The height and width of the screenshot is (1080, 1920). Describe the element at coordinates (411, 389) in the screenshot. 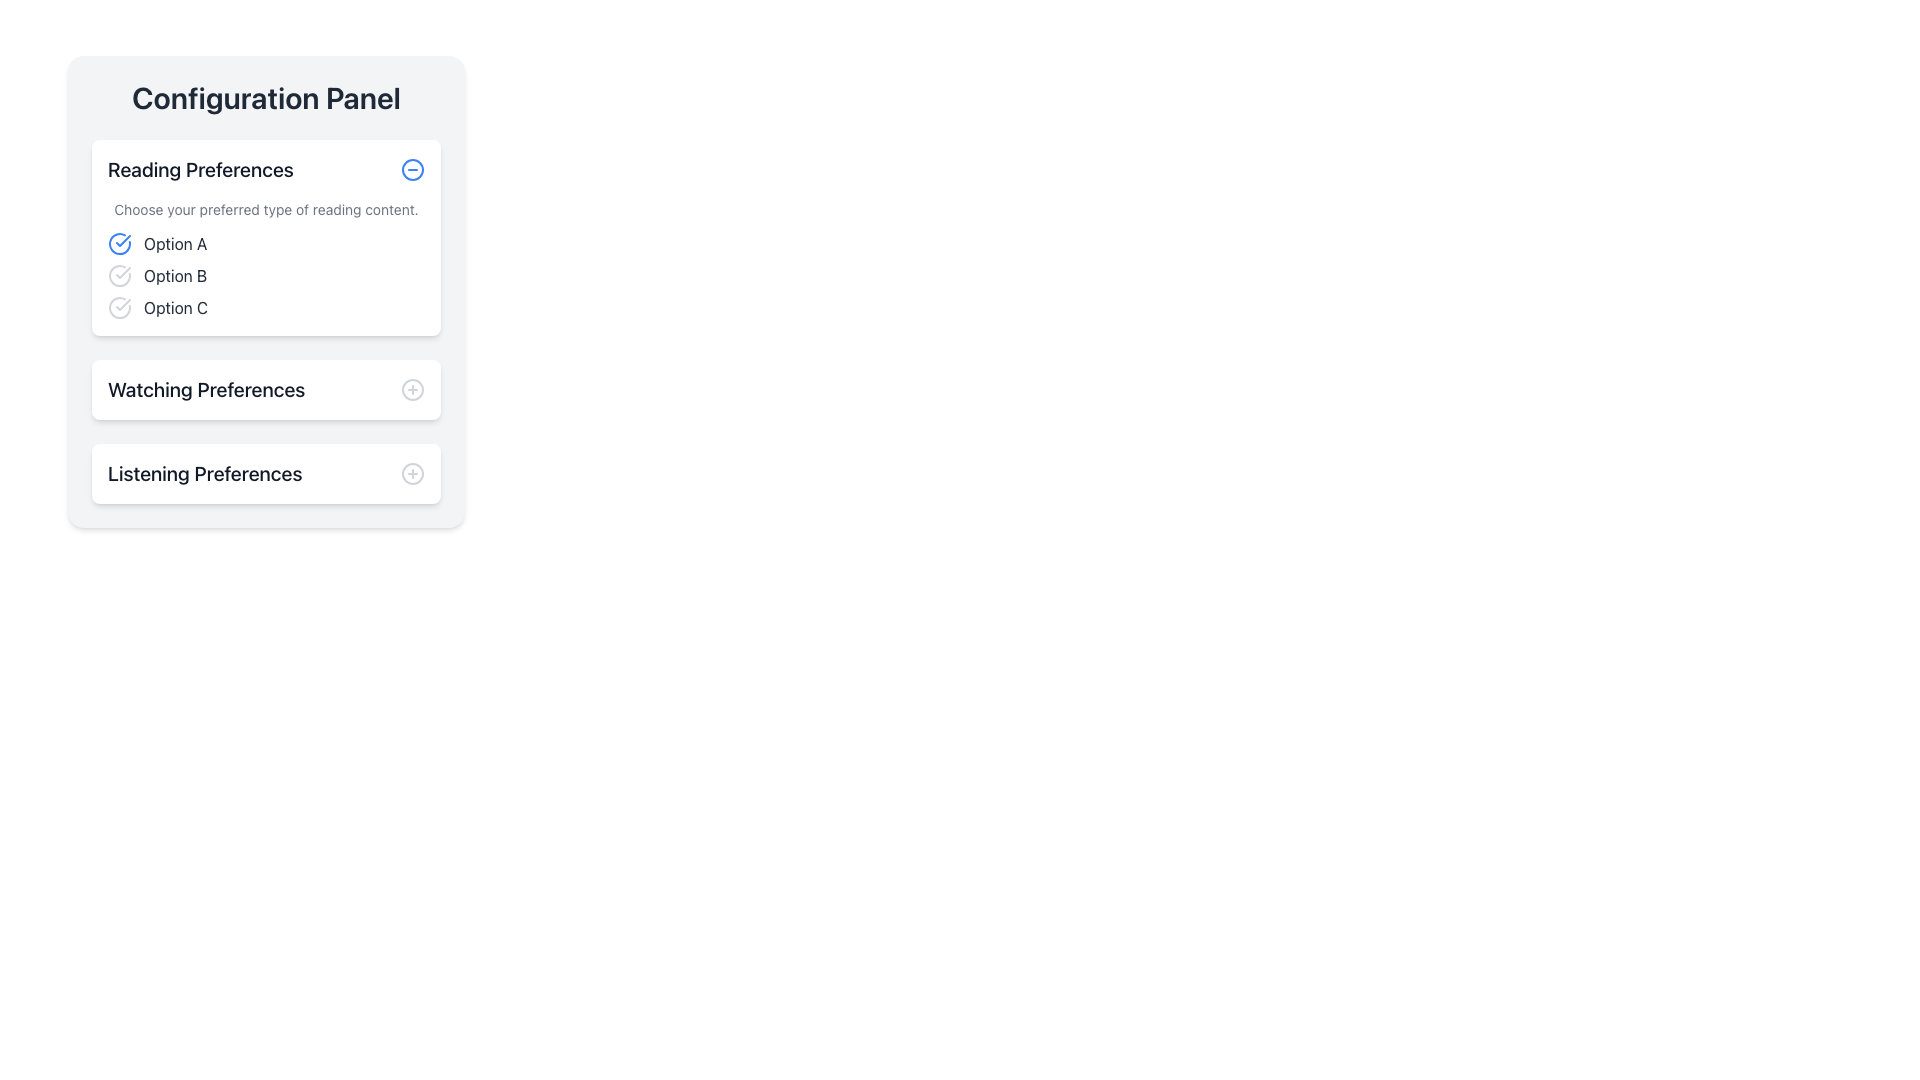

I see `the decorative graphic element (circle) that is part of the plus icon, located to the right of the 'Watching Preferences' text label in the configuration panel` at that location.